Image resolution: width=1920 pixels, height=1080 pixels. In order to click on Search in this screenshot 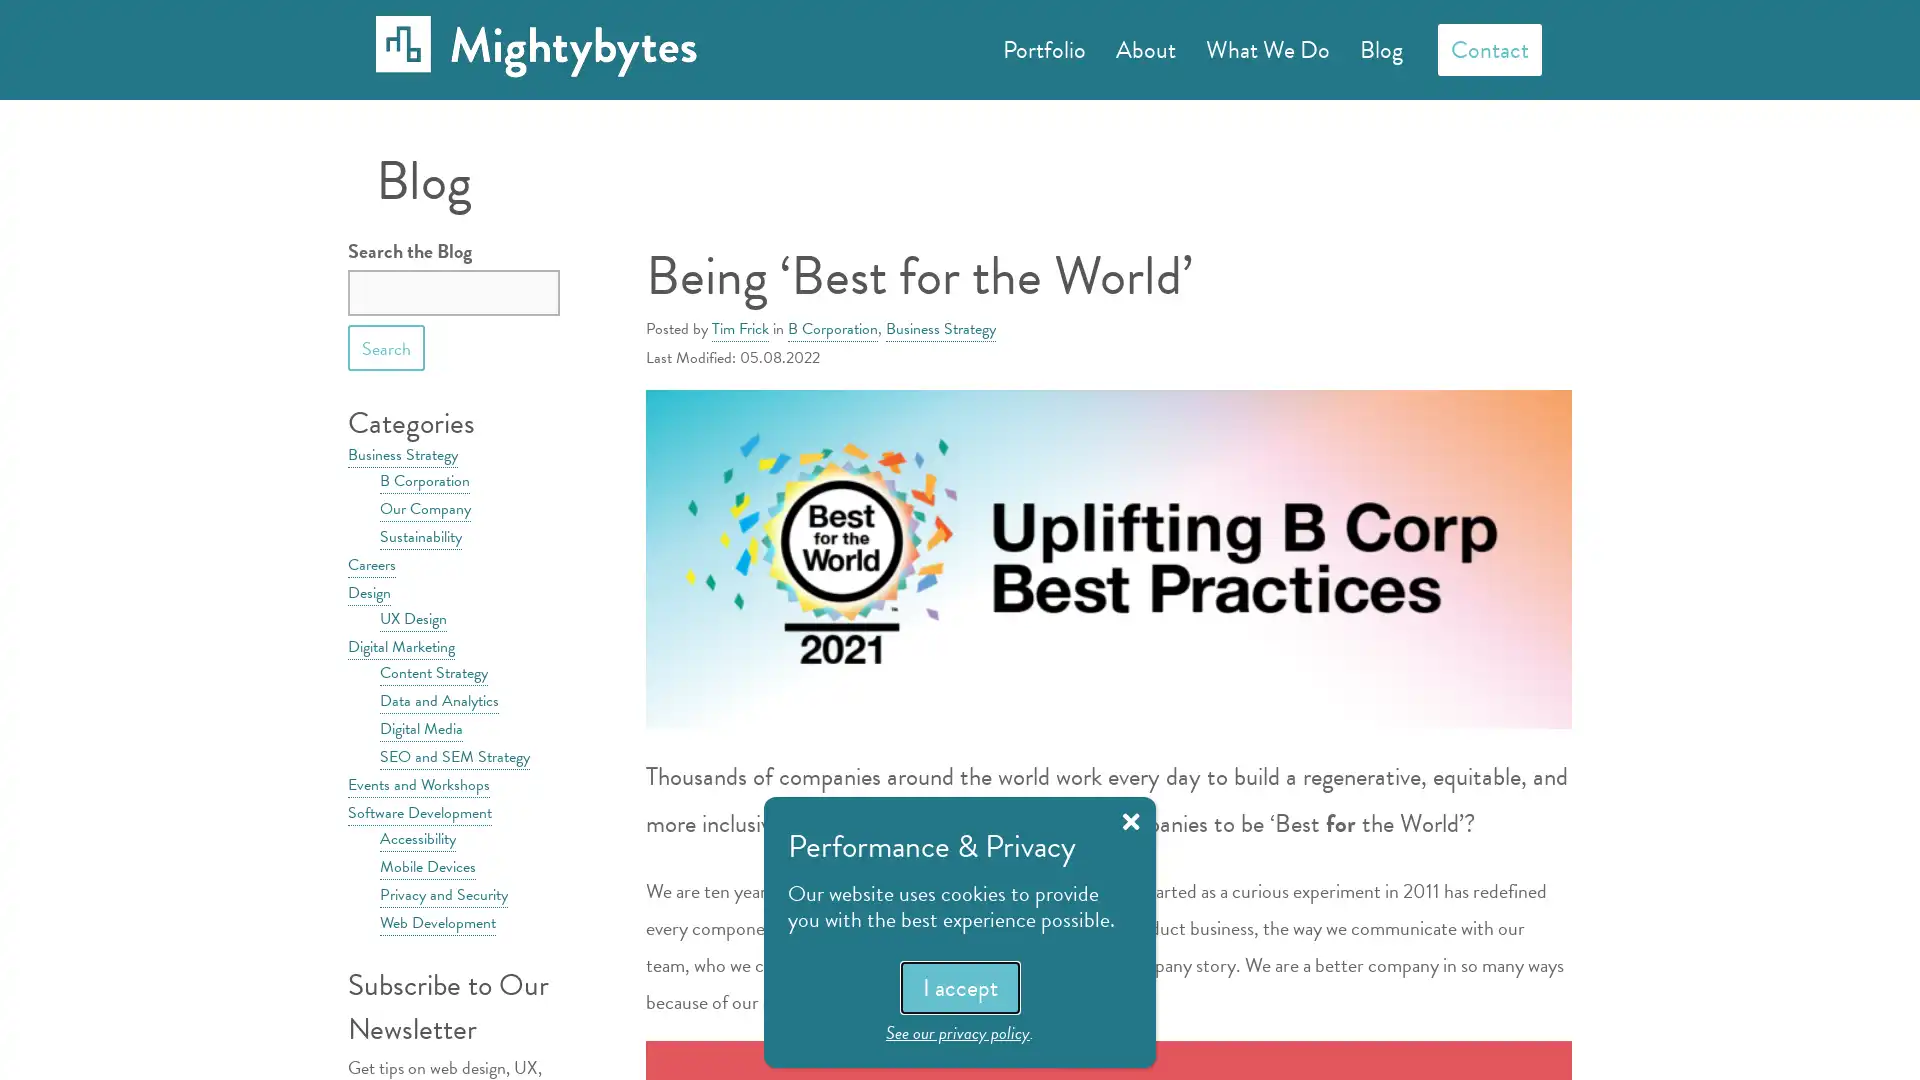, I will do `click(386, 346)`.